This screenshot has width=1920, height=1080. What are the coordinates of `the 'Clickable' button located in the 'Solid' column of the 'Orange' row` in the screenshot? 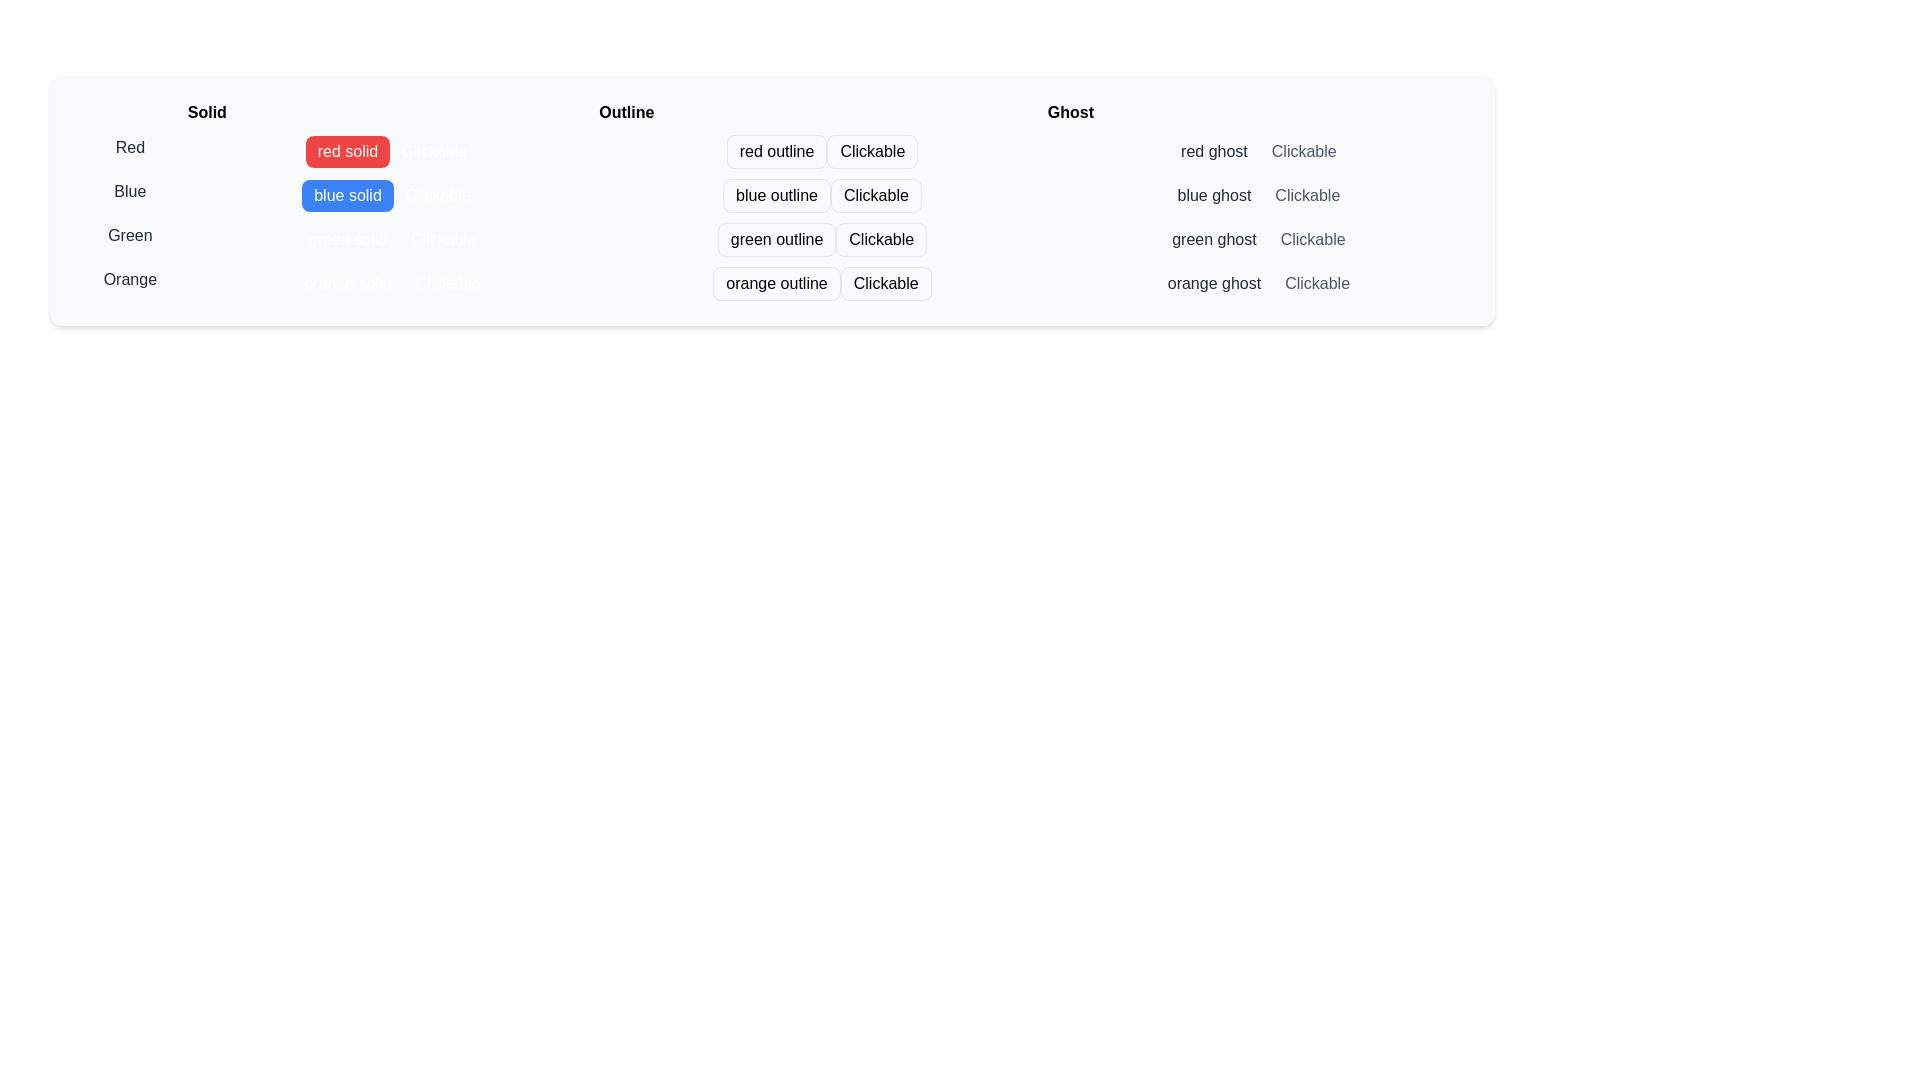 It's located at (447, 284).